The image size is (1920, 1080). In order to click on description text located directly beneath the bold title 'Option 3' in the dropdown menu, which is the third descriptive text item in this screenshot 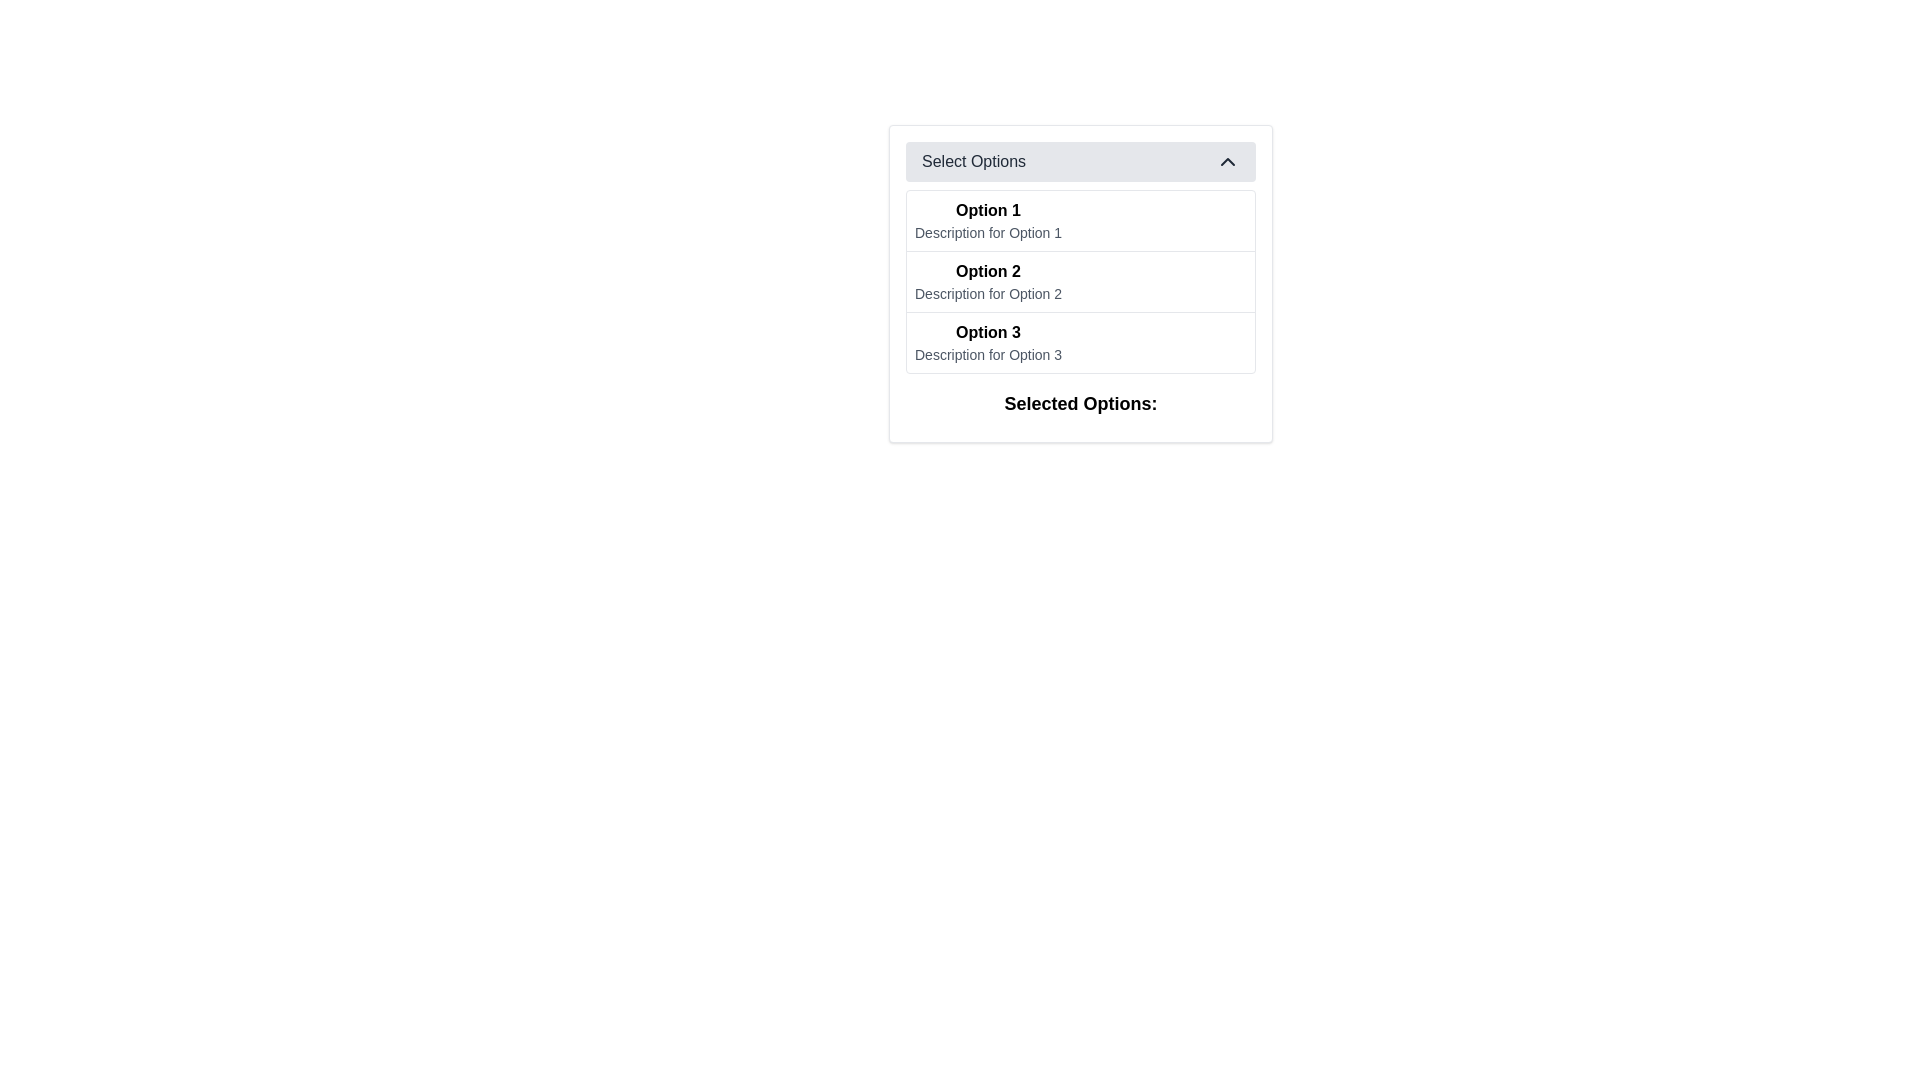, I will do `click(988, 353)`.